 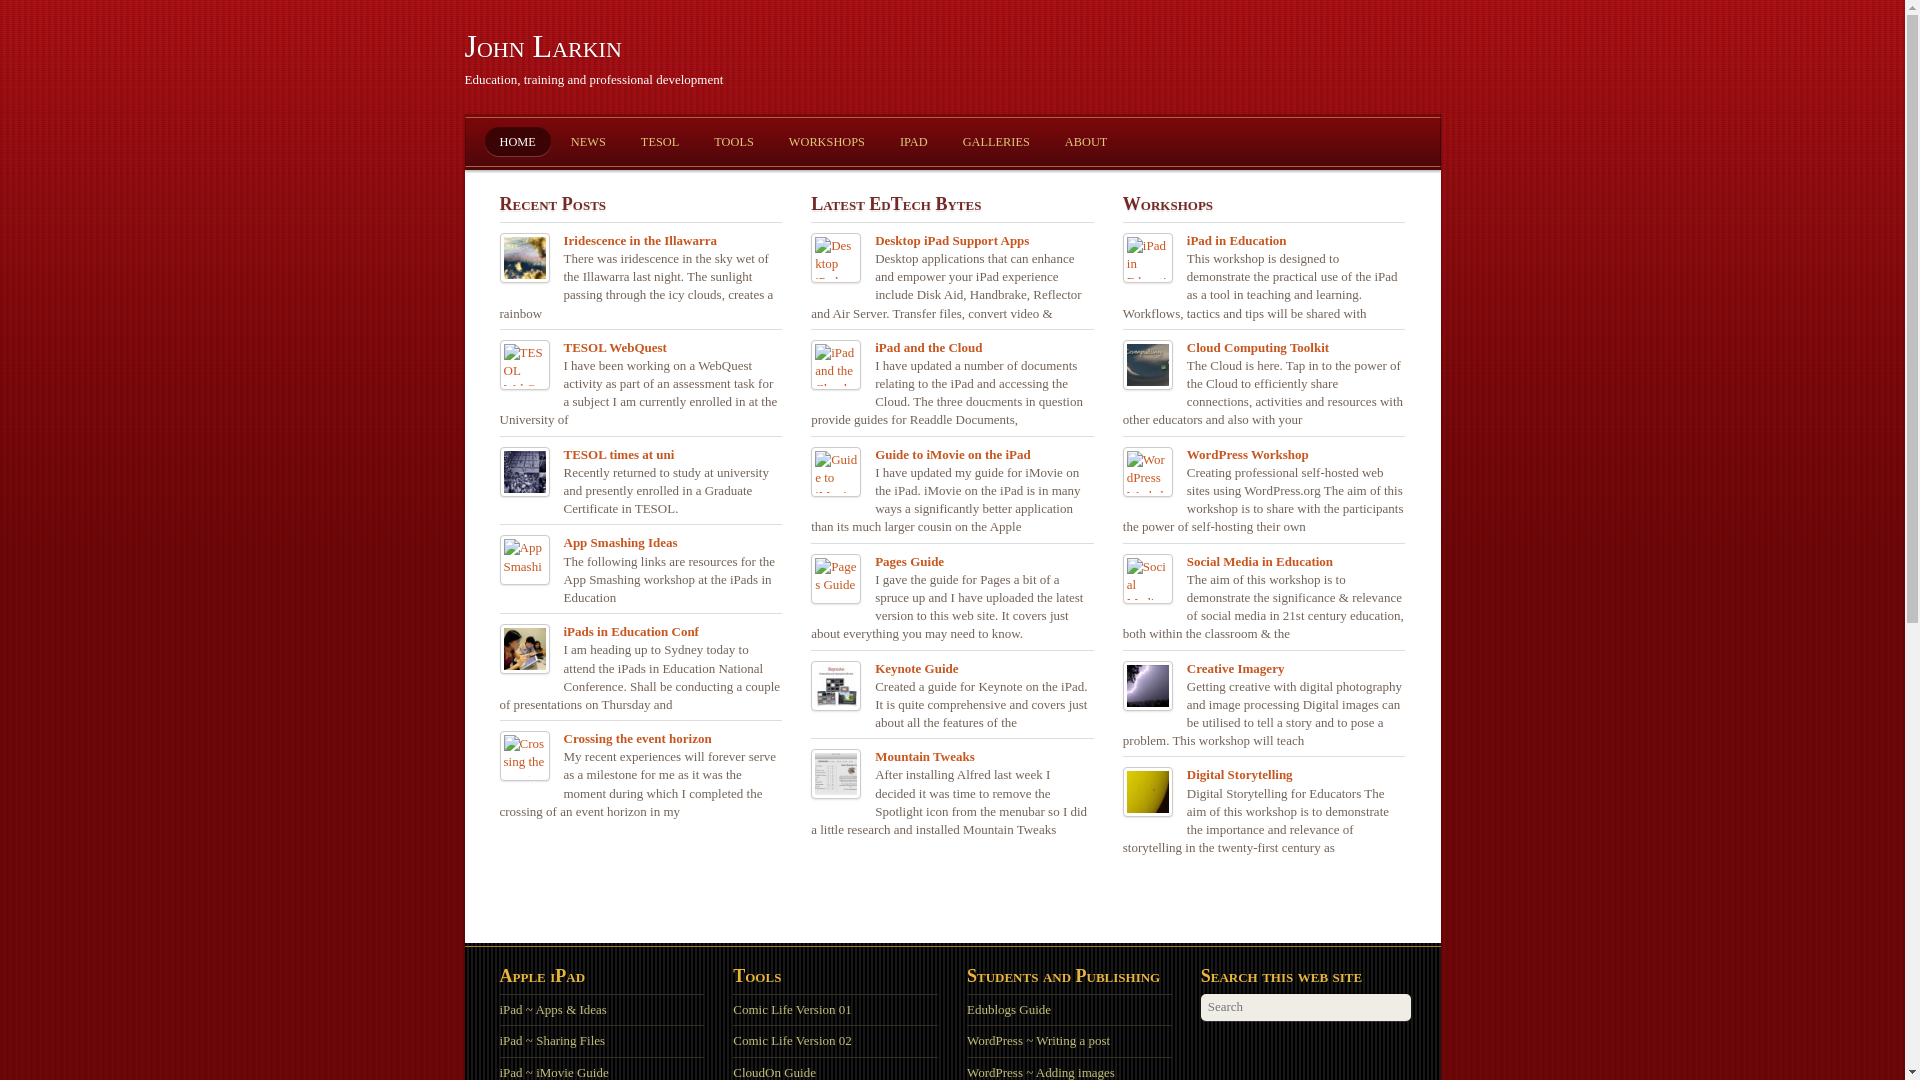 What do you see at coordinates (553, 1009) in the screenshot?
I see `'iPad ~ Apps & Ideas'` at bounding box center [553, 1009].